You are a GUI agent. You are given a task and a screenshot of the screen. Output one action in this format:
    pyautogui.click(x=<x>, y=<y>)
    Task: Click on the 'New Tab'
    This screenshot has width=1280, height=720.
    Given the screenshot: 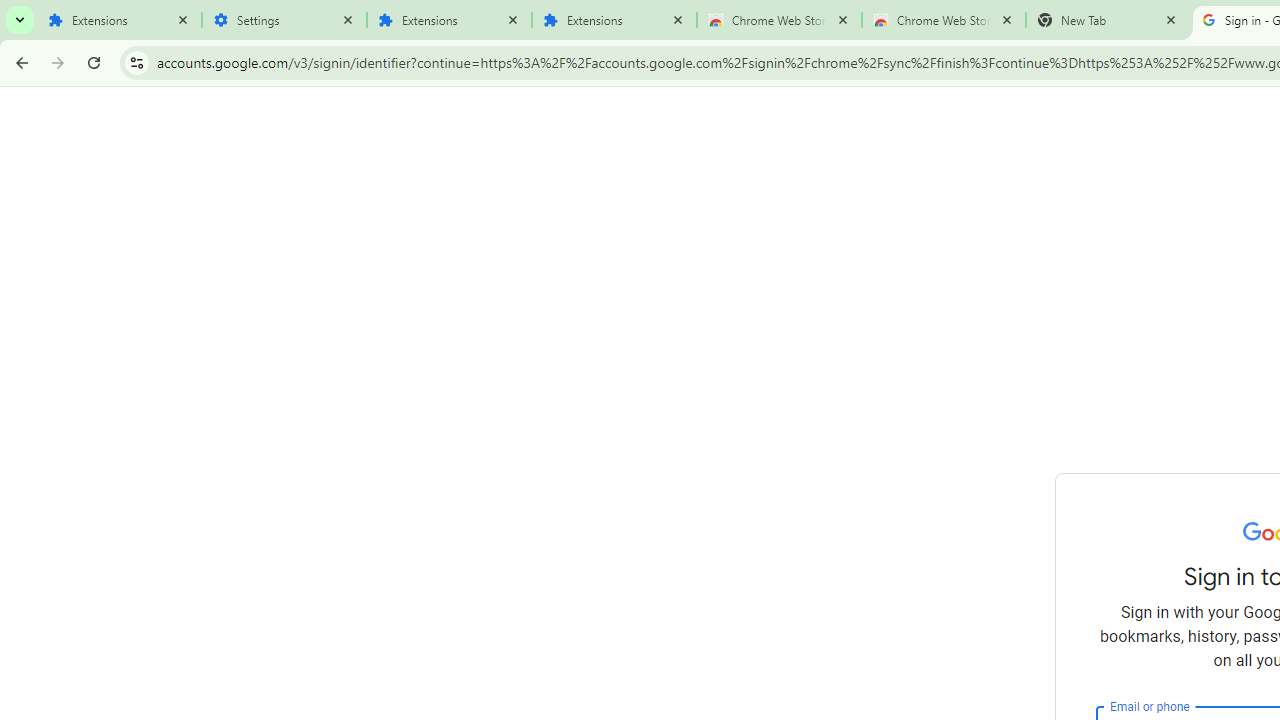 What is the action you would take?
    pyautogui.click(x=1107, y=20)
    